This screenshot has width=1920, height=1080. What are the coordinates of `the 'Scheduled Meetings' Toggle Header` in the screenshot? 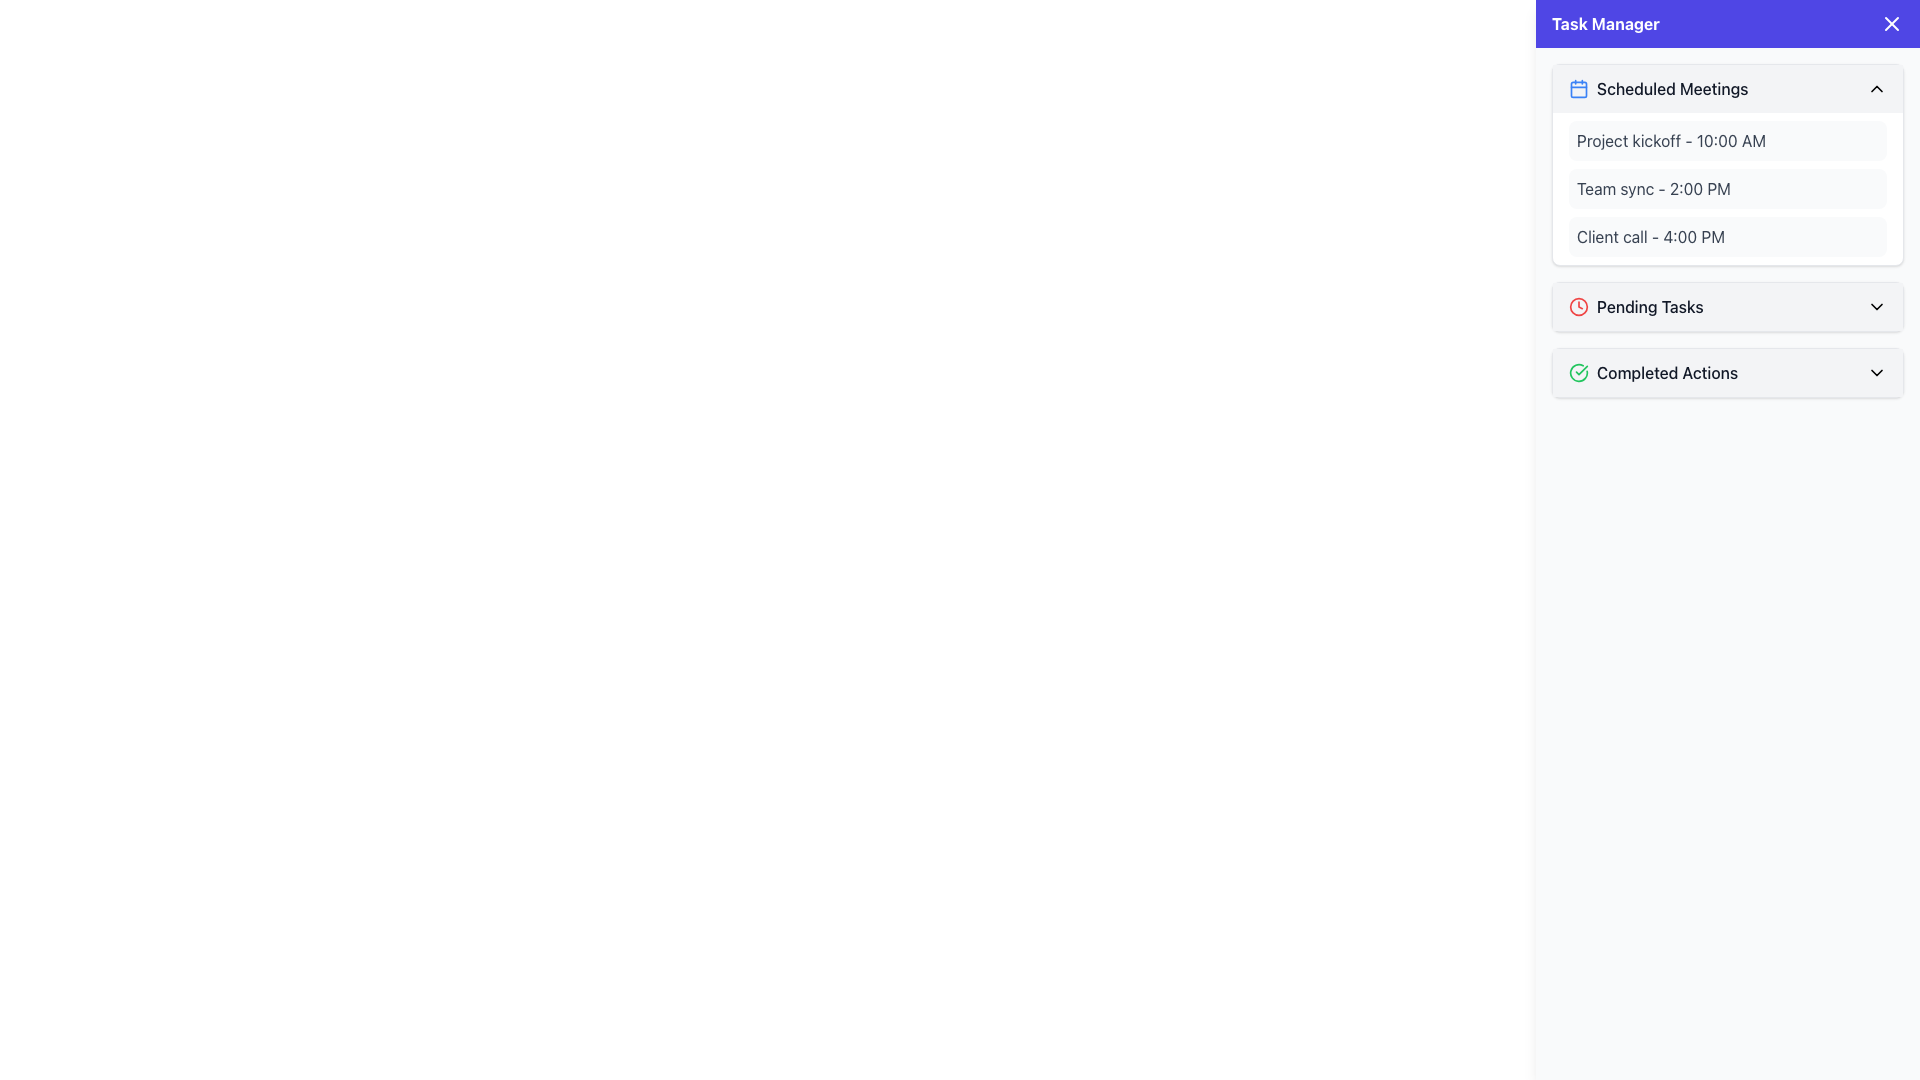 It's located at (1727, 87).